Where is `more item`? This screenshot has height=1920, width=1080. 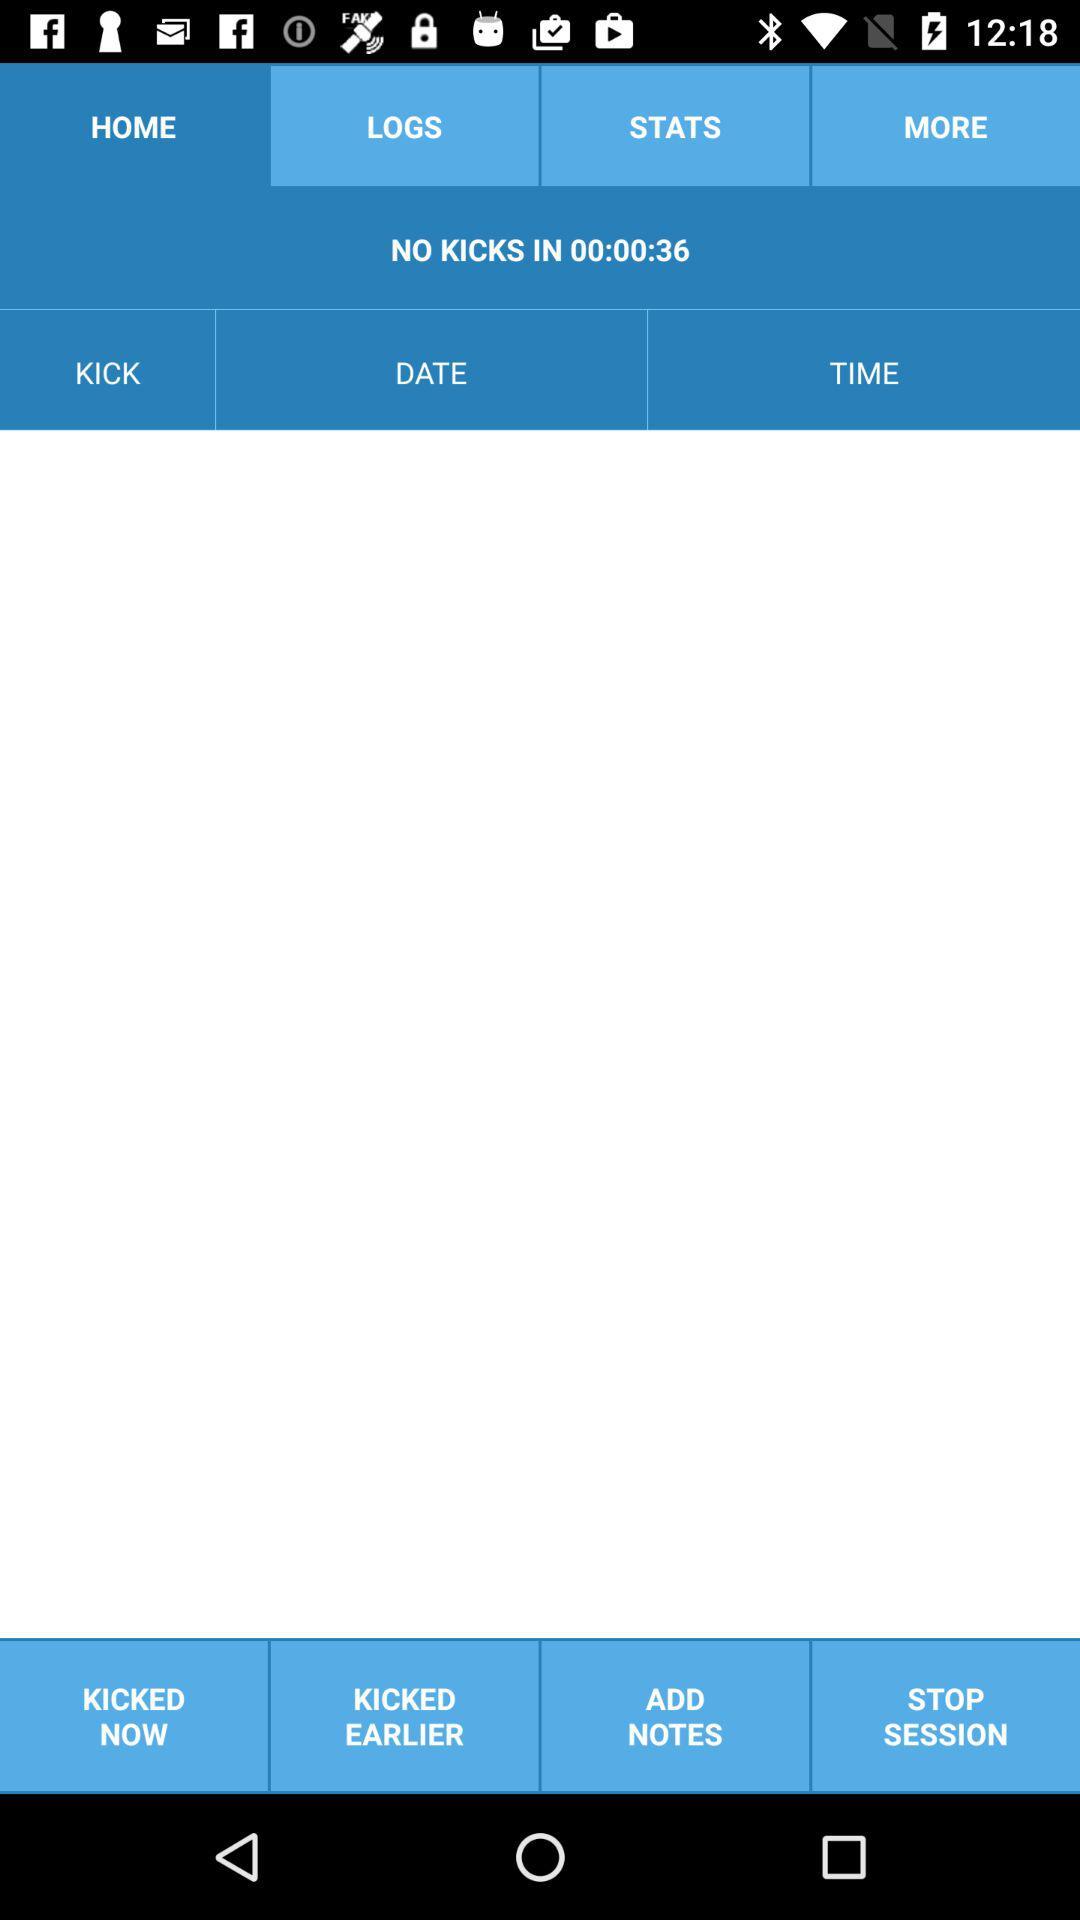
more item is located at coordinates (945, 124).